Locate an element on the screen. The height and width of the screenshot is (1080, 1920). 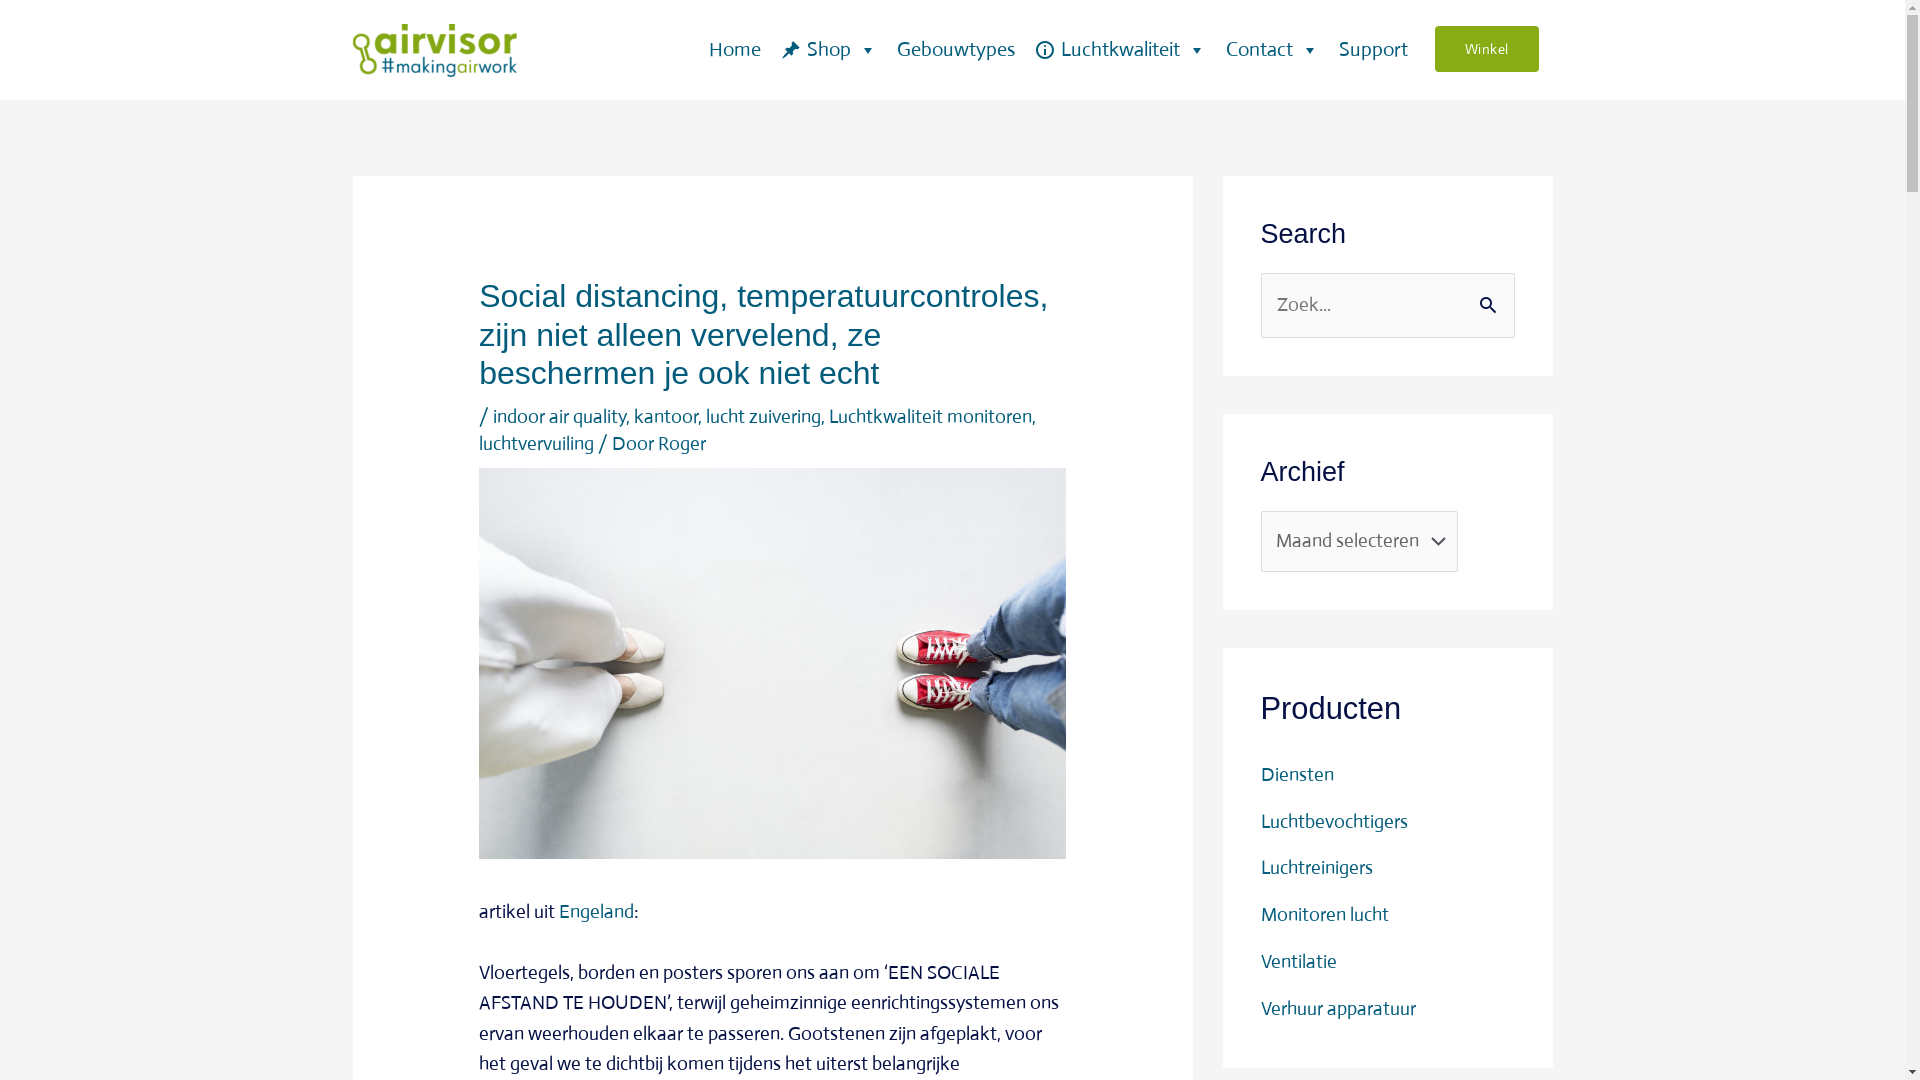
'Engeland' is located at coordinates (558, 911).